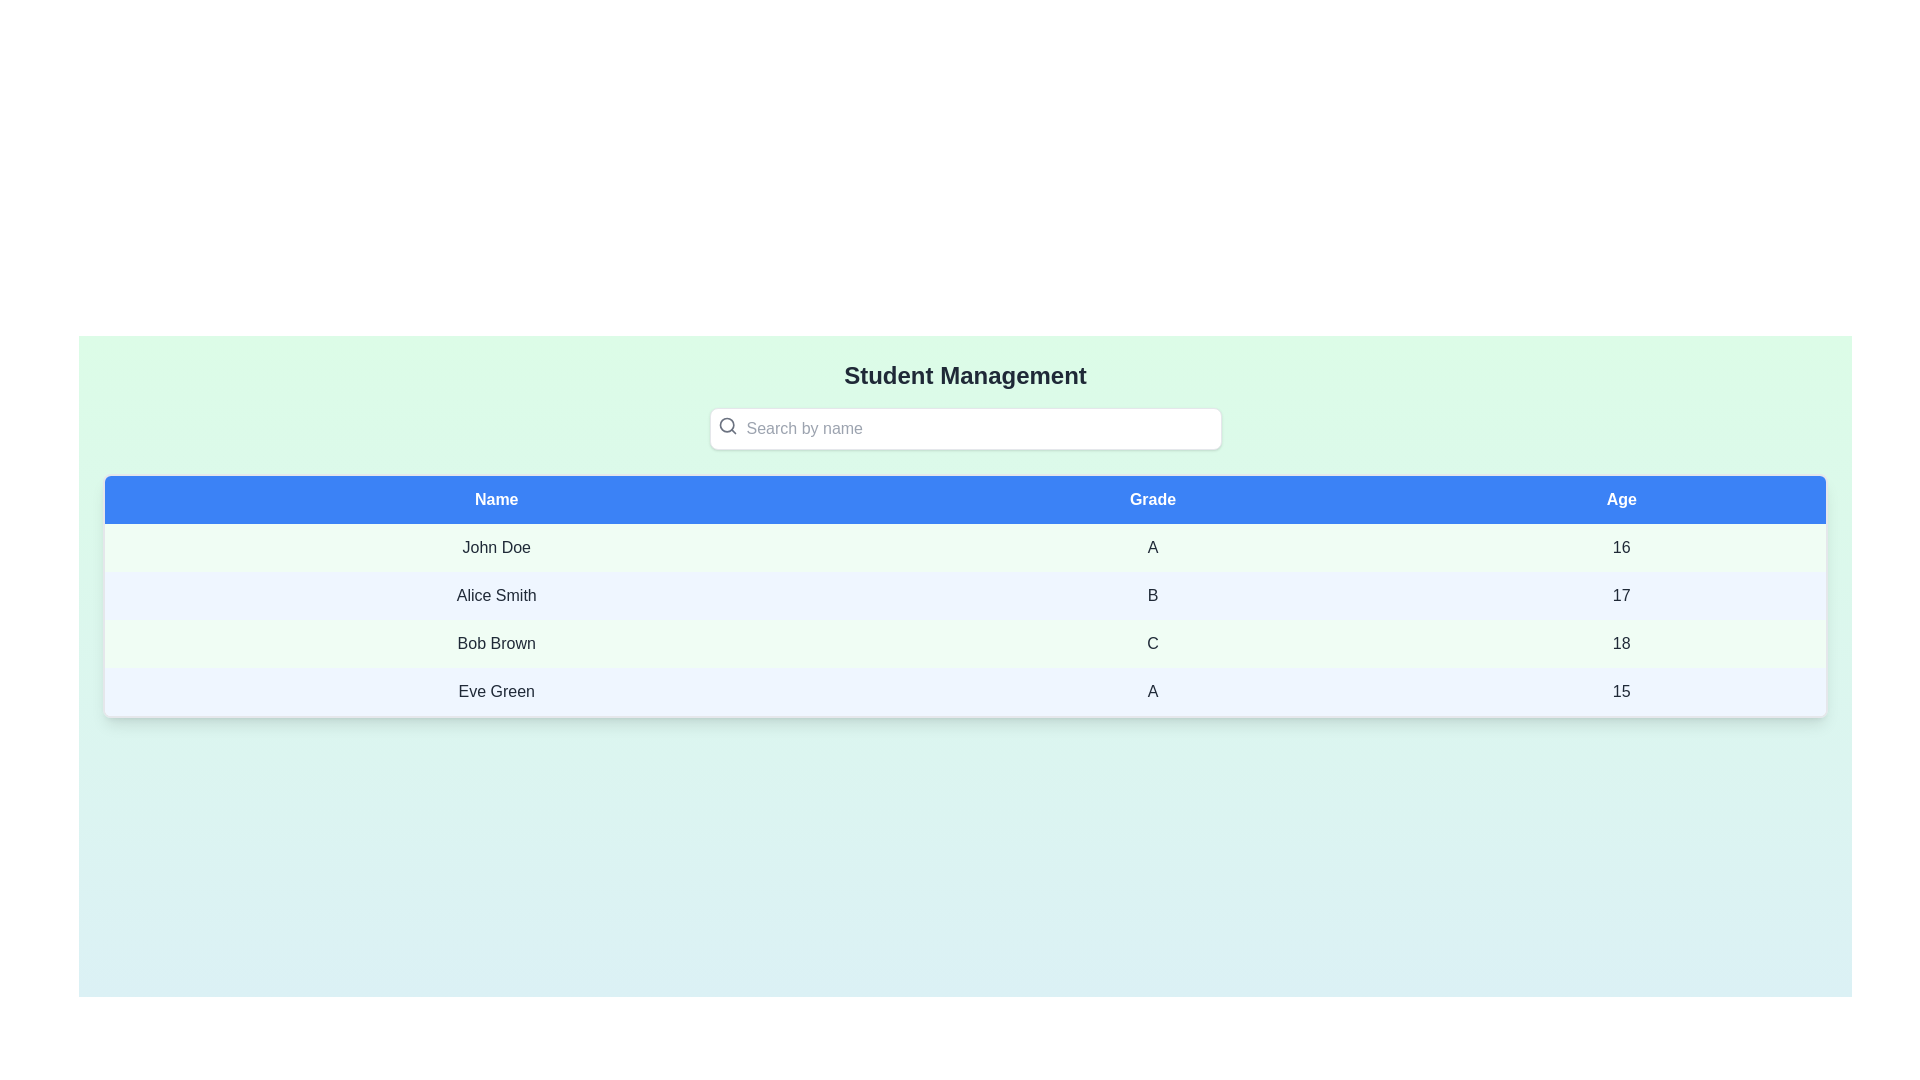 The width and height of the screenshot is (1920, 1080). What do you see at coordinates (726, 424) in the screenshot?
I see `the search icon located at the leftmost side of the input field, near the placeholder text 'Search by name'` at bounding box center [726, 424].